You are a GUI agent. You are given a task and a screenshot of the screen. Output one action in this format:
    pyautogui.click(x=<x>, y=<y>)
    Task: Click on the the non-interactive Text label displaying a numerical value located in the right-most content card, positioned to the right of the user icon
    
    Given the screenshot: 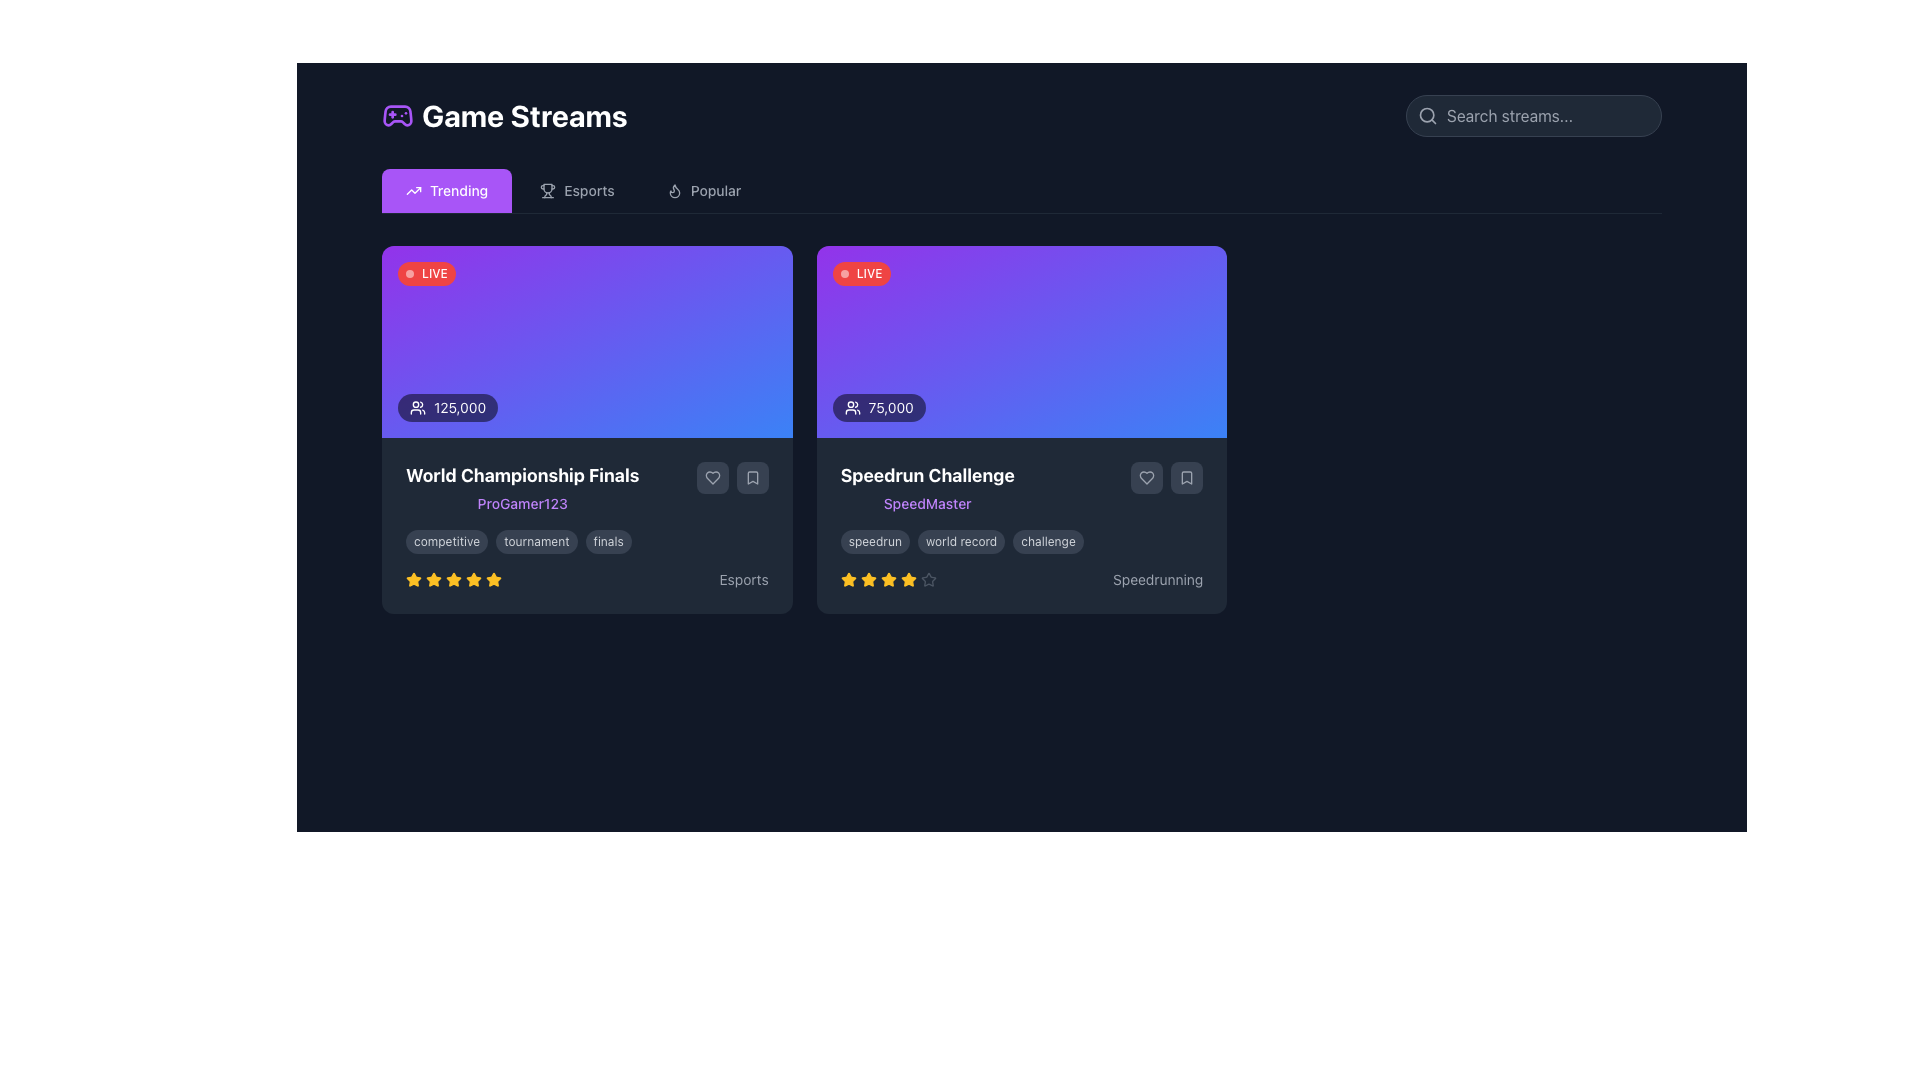 What is the action you would take?
    pyautogui.click(x=890, y=407)
    